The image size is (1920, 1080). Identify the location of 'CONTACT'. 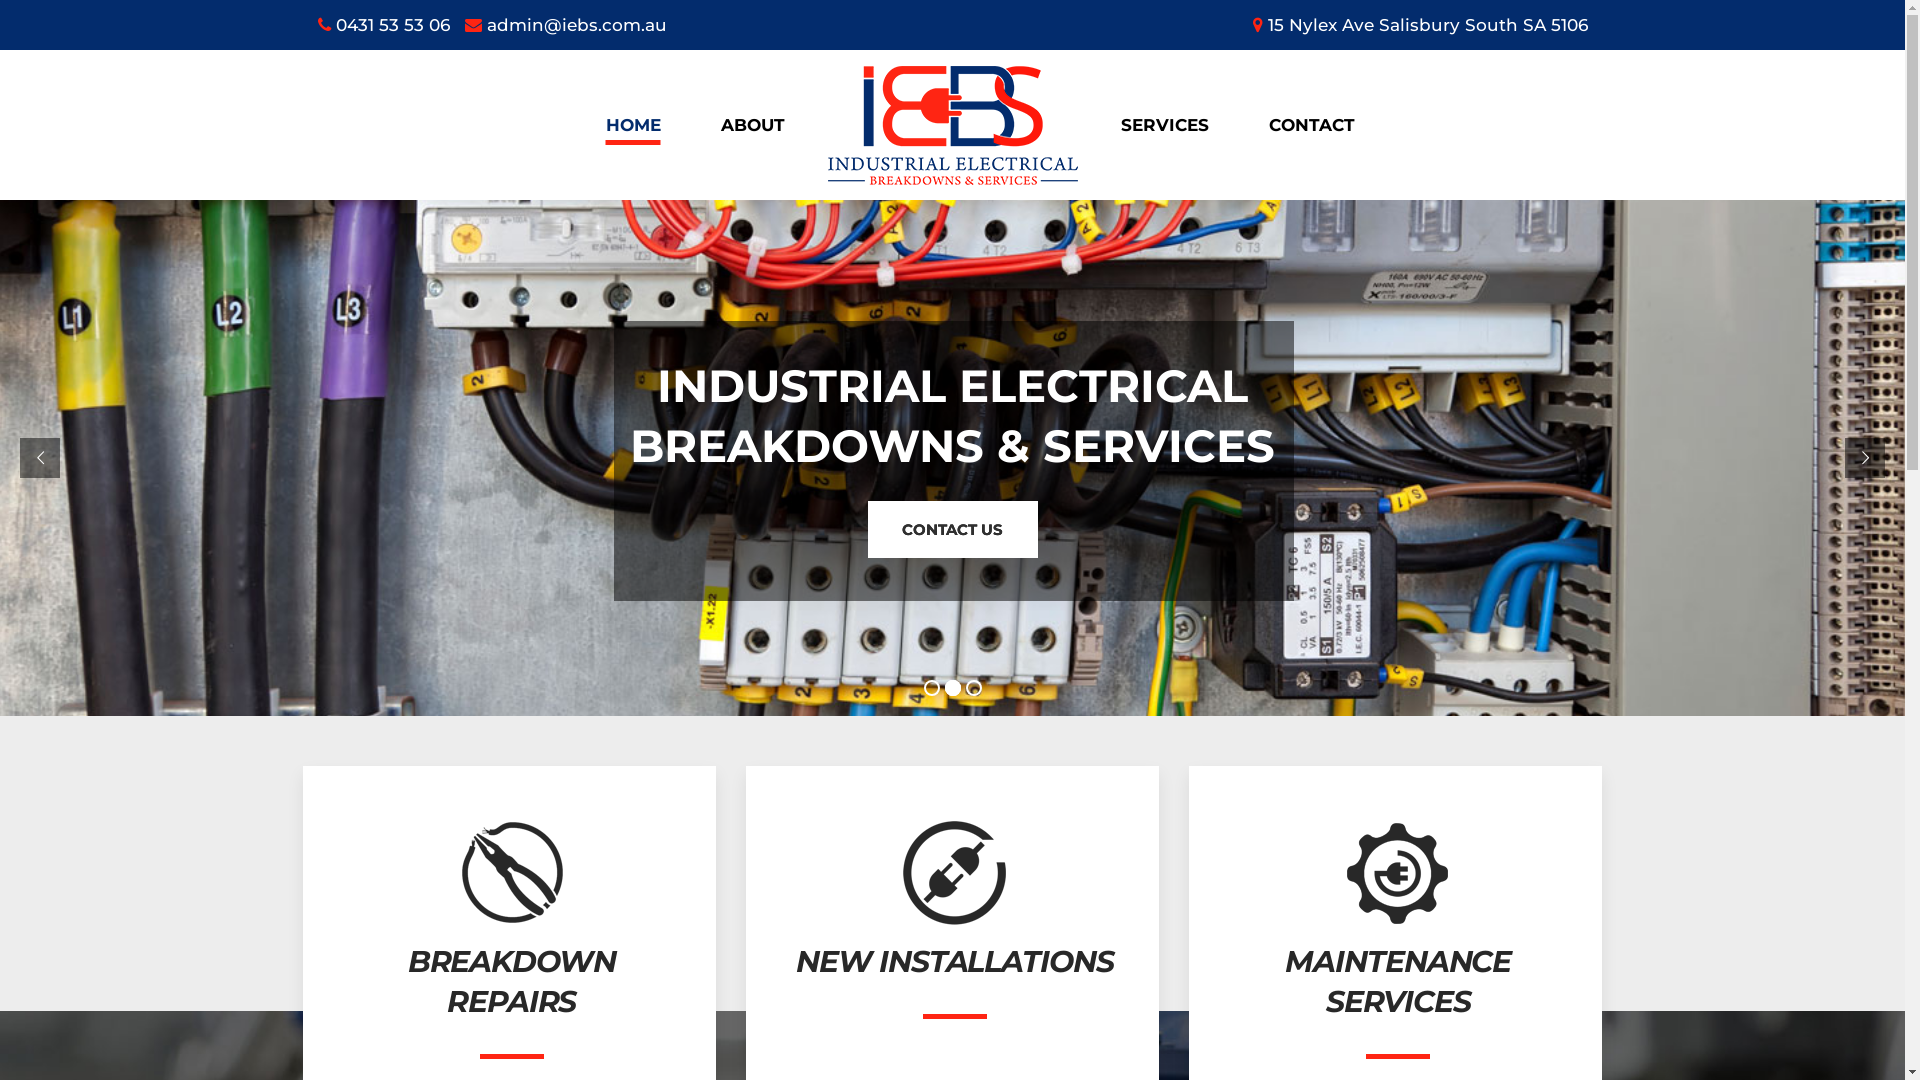
(1237, 124).